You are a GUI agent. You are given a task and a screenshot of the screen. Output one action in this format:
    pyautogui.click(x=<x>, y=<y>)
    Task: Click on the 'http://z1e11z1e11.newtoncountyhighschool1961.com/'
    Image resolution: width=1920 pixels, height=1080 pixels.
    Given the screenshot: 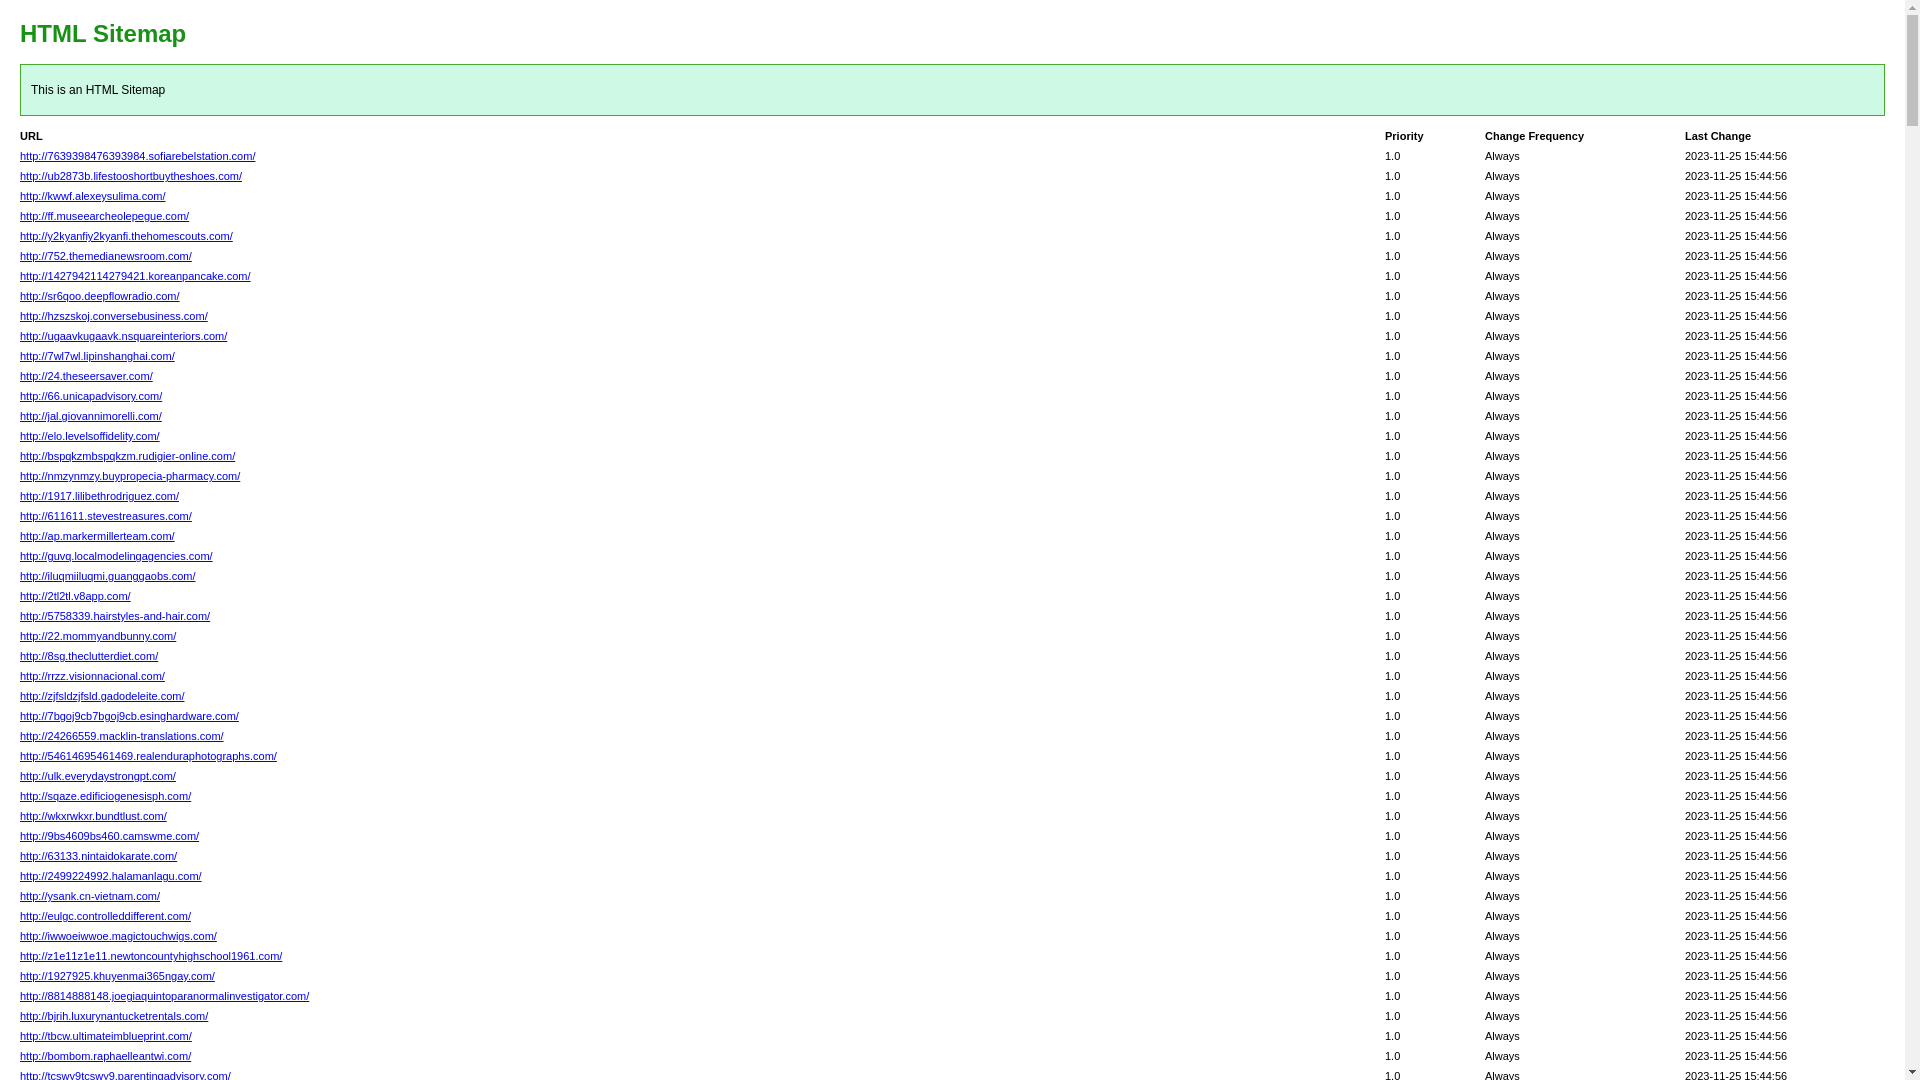 What is the action you would take?
    pyautogui.click(x=19, y=955)
    